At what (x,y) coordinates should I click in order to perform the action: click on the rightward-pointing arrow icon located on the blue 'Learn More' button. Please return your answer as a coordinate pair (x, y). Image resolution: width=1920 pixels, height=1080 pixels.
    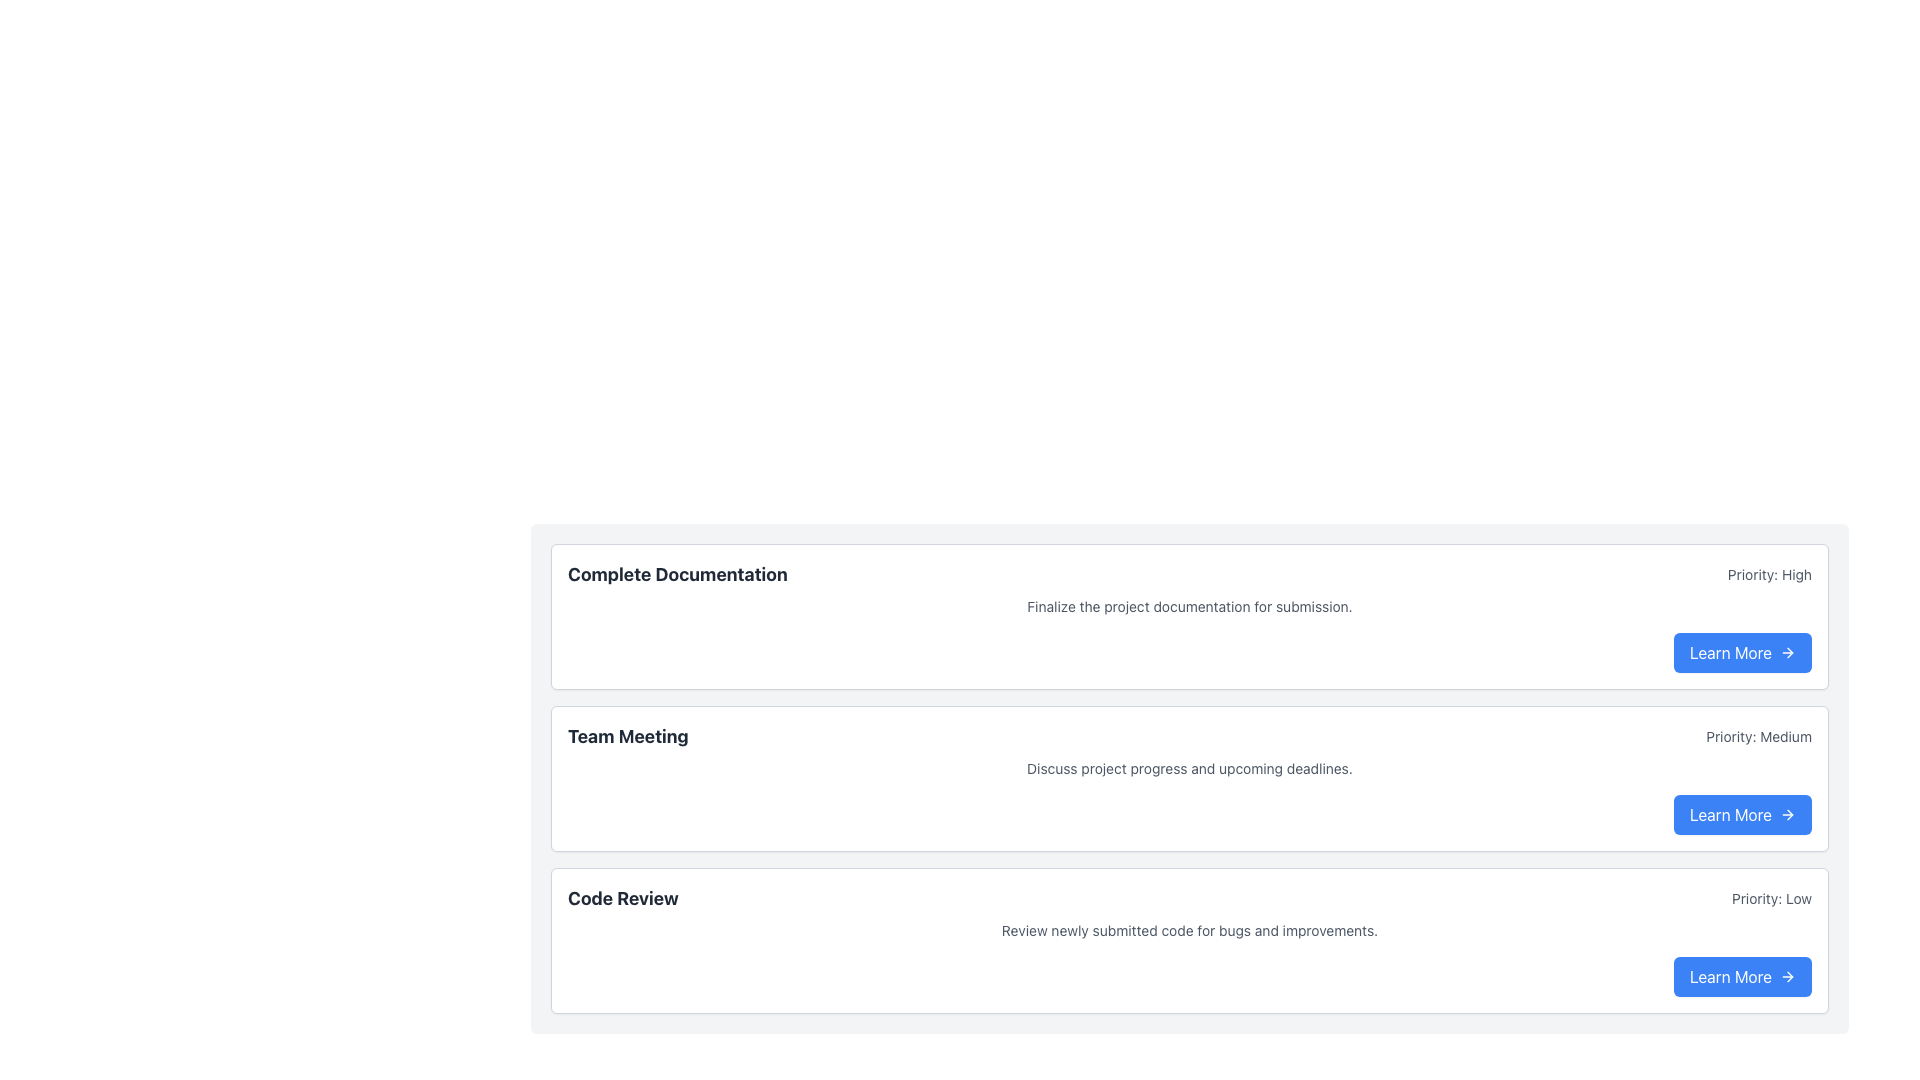
    Looking at the image, I should click on (1788, 814).